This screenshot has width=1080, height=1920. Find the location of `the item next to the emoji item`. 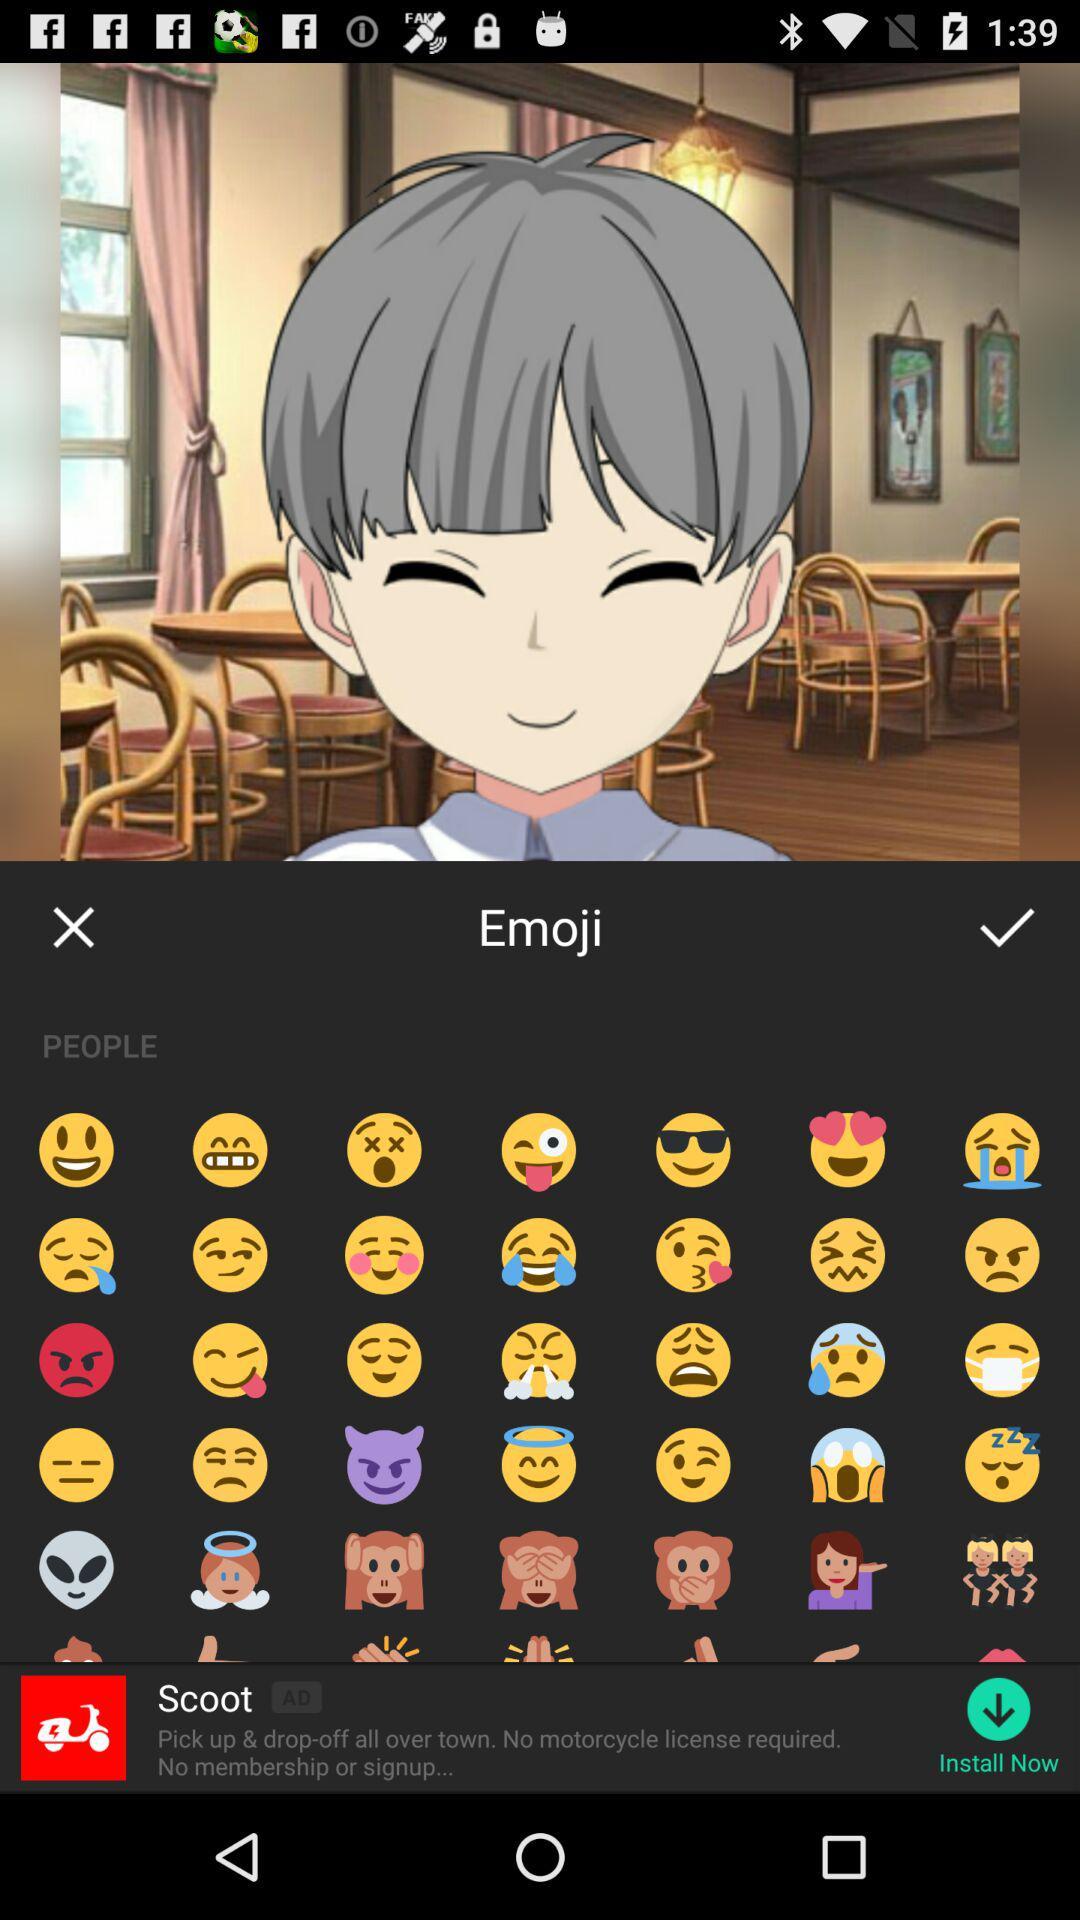

the item next to the emoji item is located at coordinates (72, 925).